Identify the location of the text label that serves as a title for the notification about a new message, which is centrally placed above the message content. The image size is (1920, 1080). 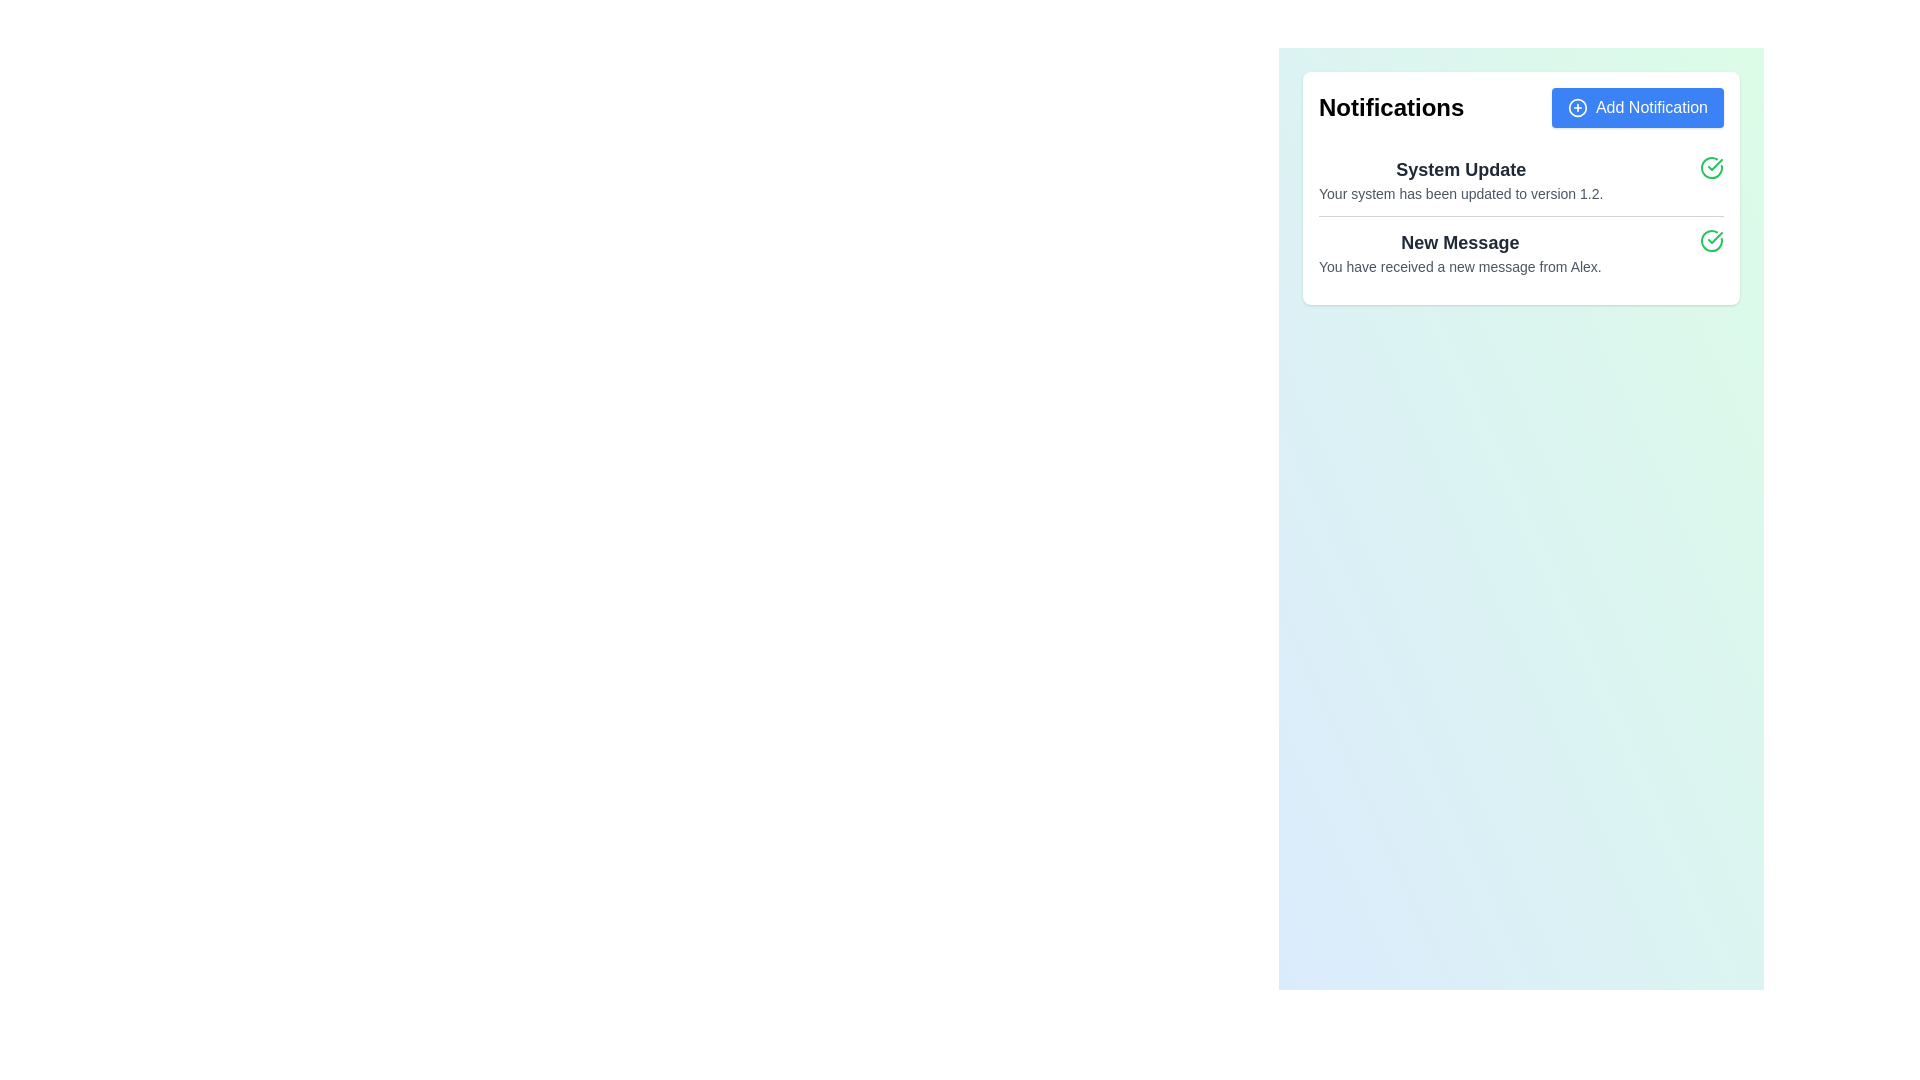
(1460, 242).